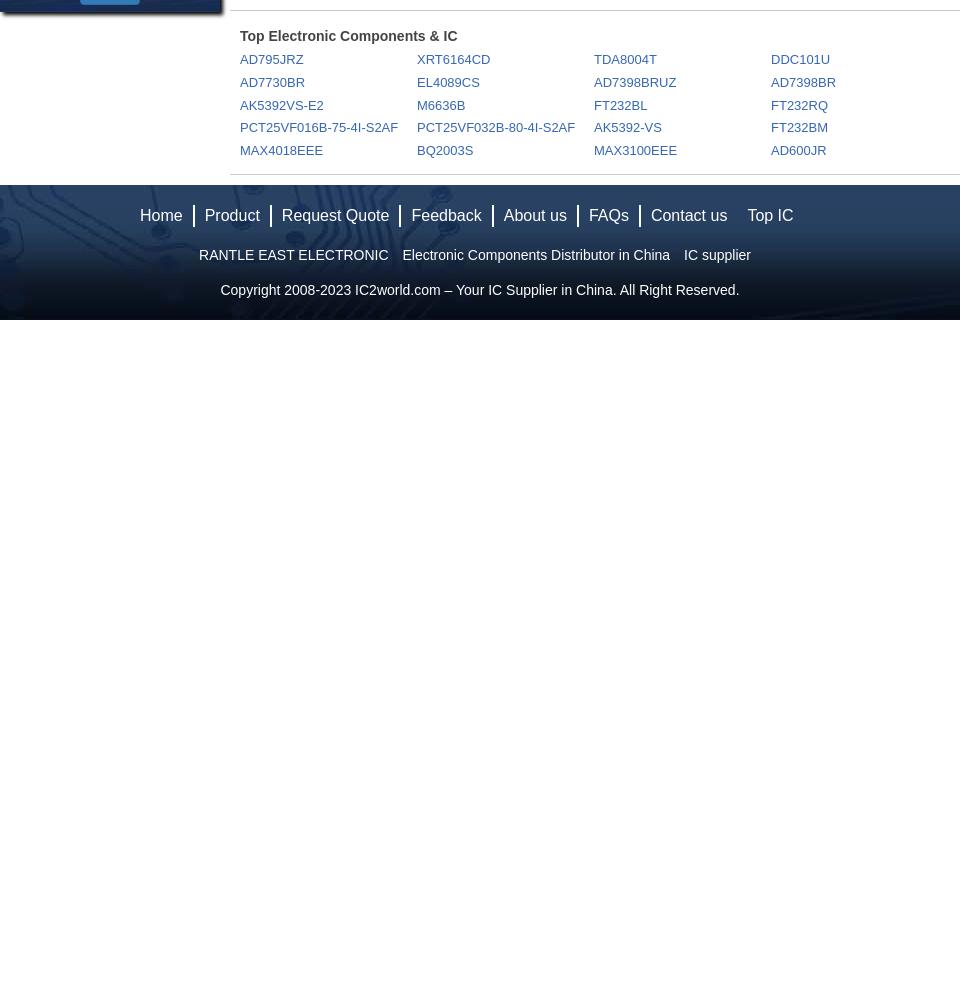 Image resolution: width=960 pixels, height=1000 pixels. I want to click on 'Top IC', so click(769, 214).